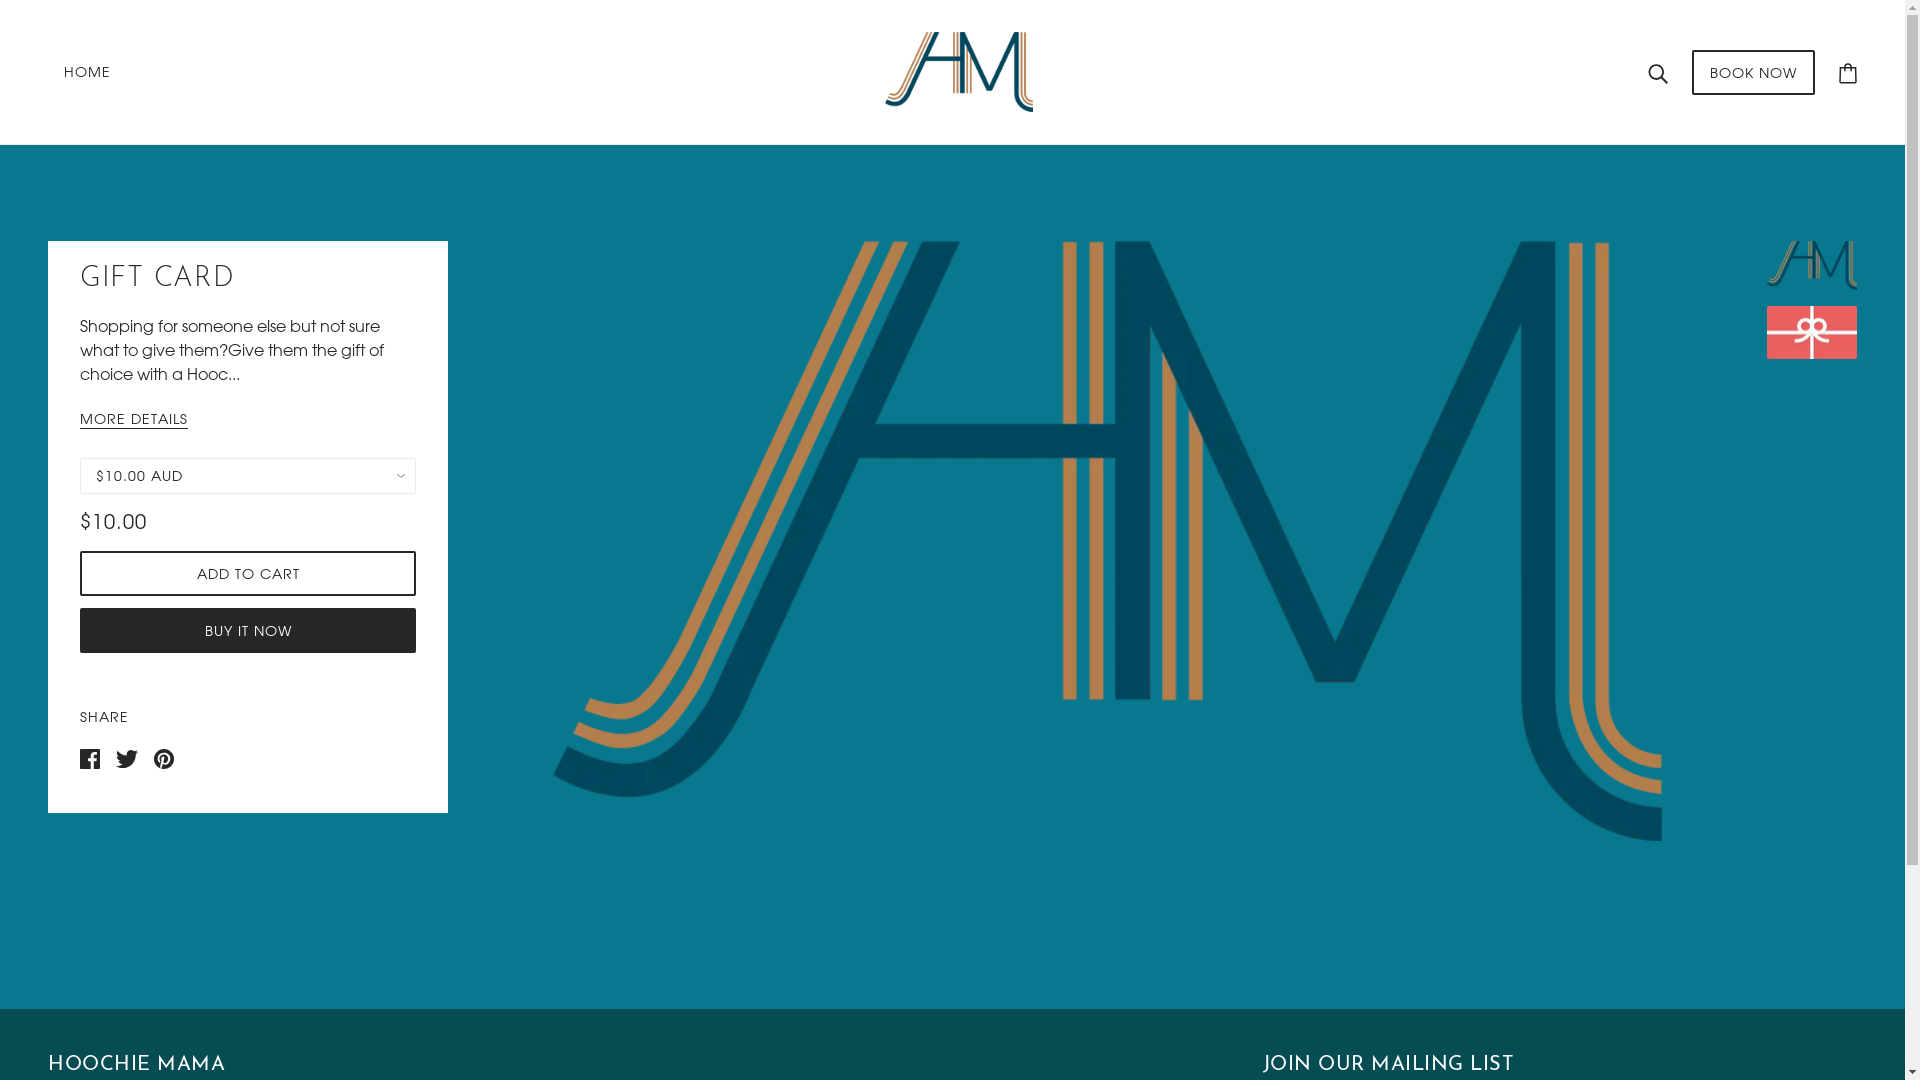  Describe the element at coordinates (80, 419) in the screenshot. I see `'MORE DETAILS'` at that location.